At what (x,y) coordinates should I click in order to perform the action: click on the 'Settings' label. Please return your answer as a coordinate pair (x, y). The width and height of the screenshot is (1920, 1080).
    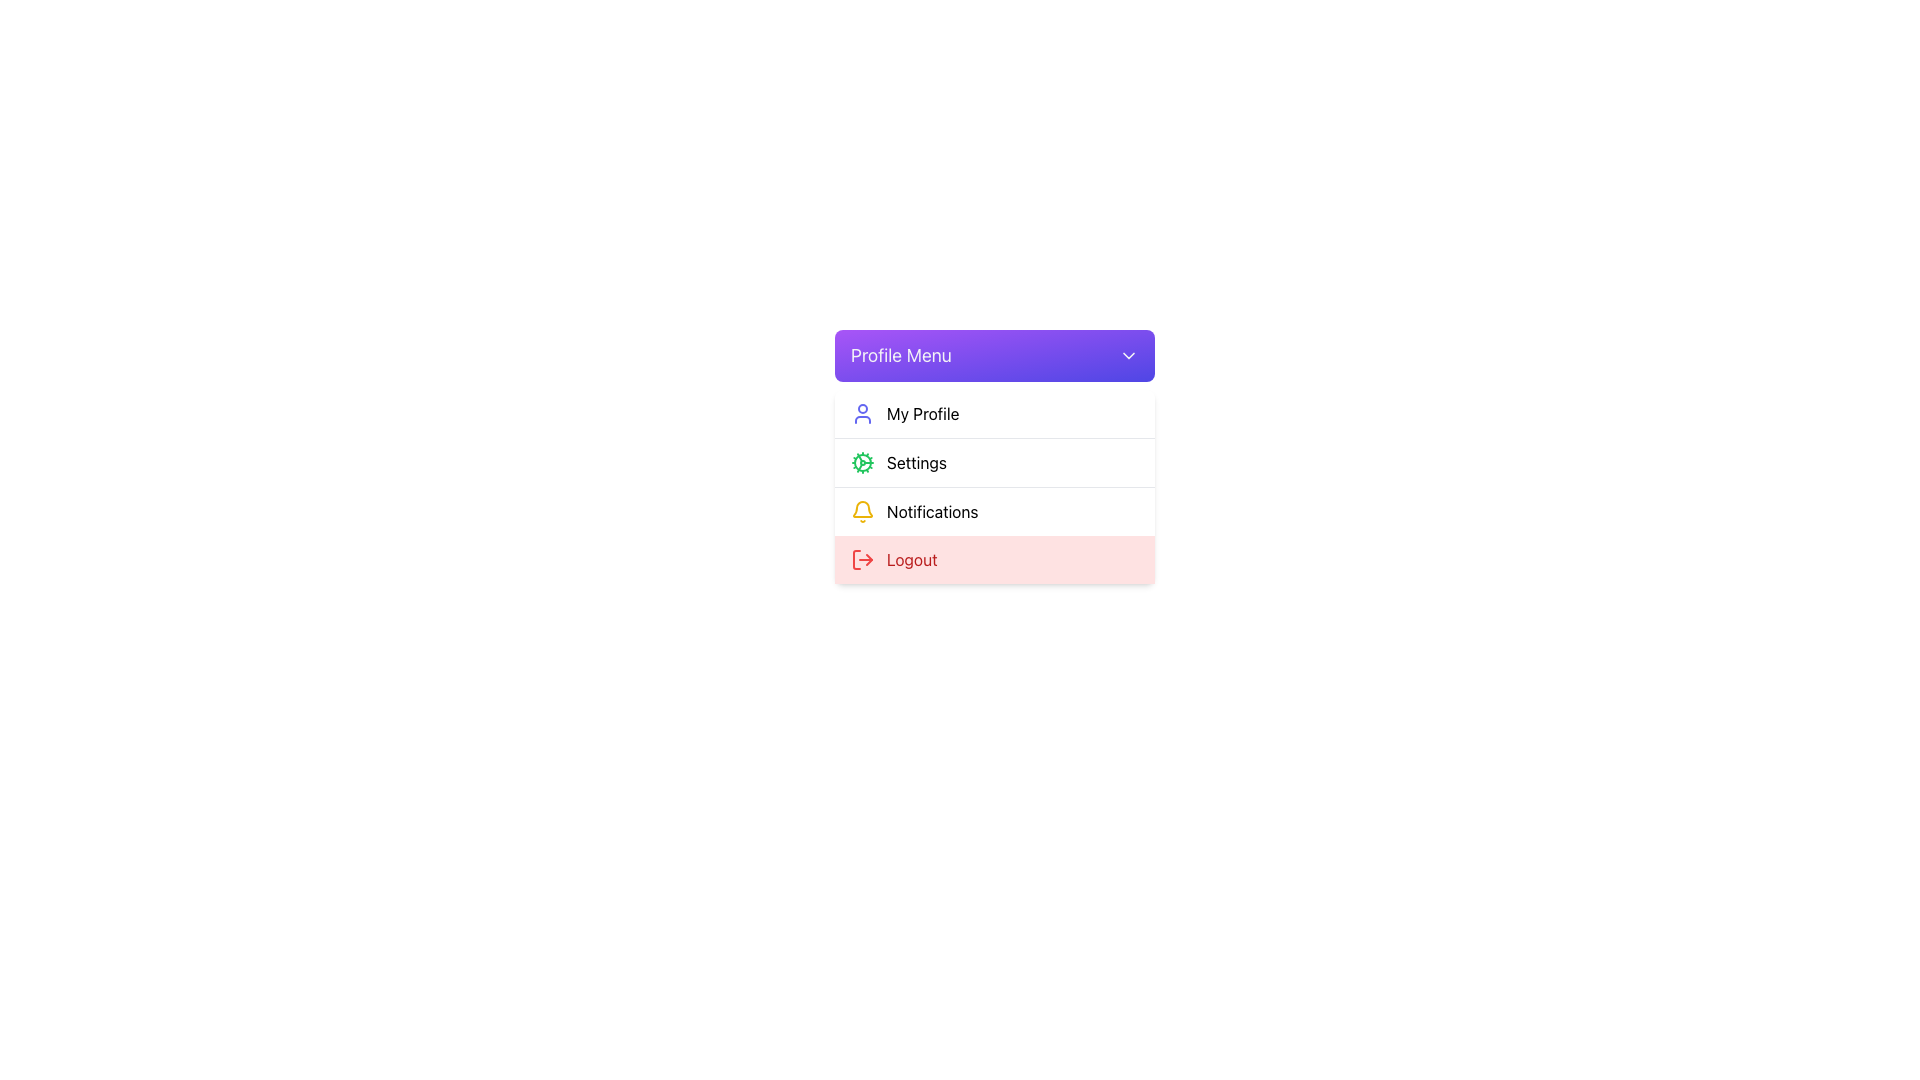
    Looking at the image, I should click on (915, 462).